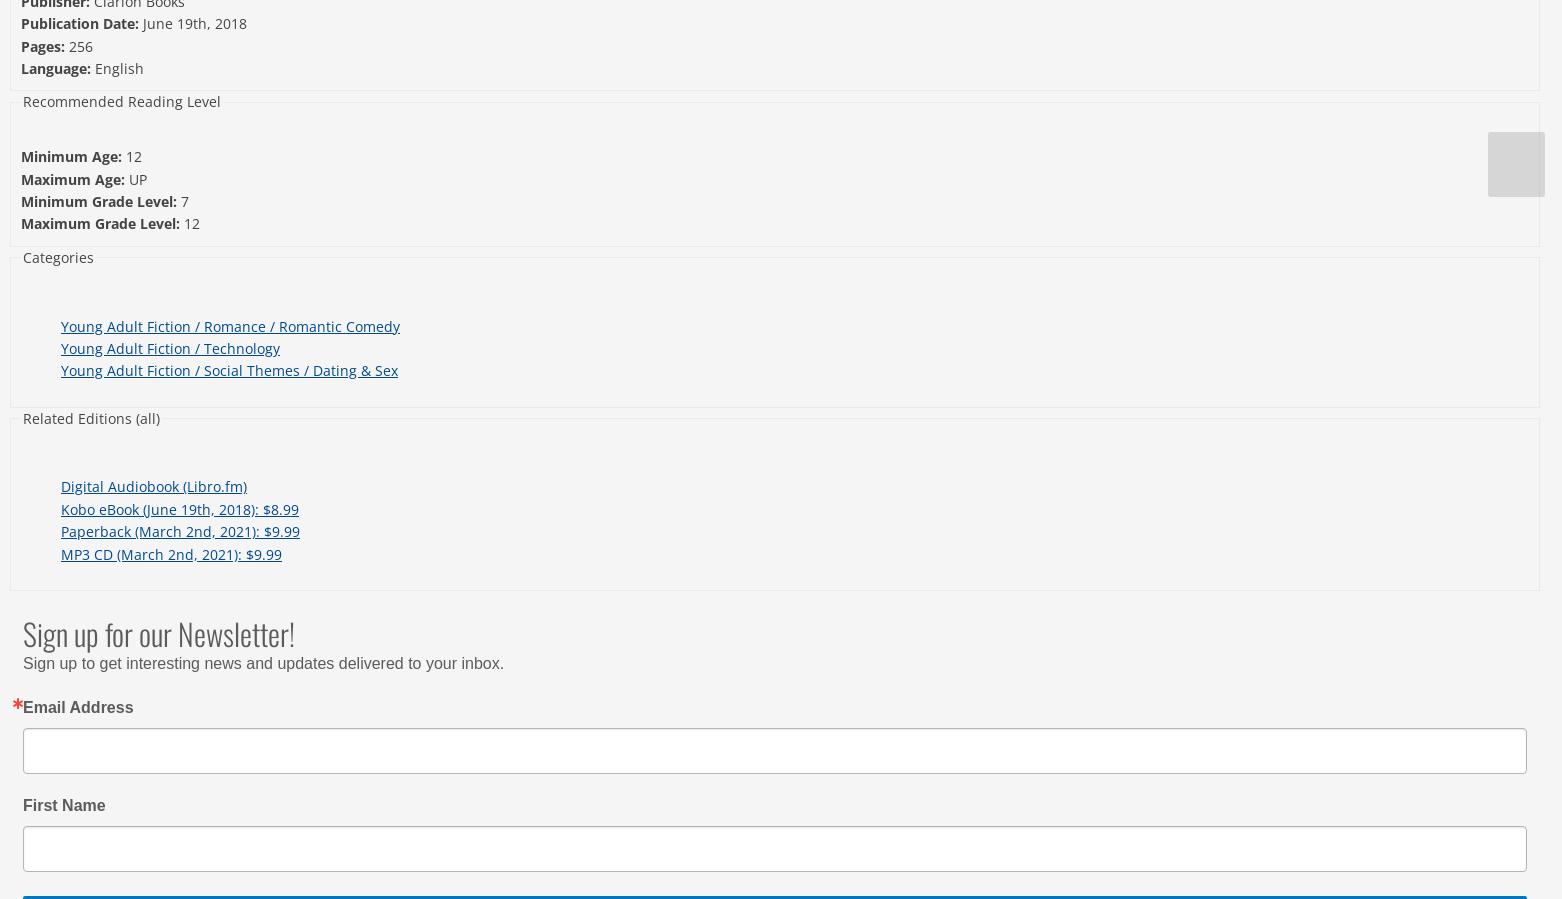 Image resolution: width=1562 pixels, height=899 pixels. What do you see at coordinates (170, 553) in the screenshot?
I see `'MP3 CD (March 2nd, 2021): $9.99'` at bounding box center [170, 553].